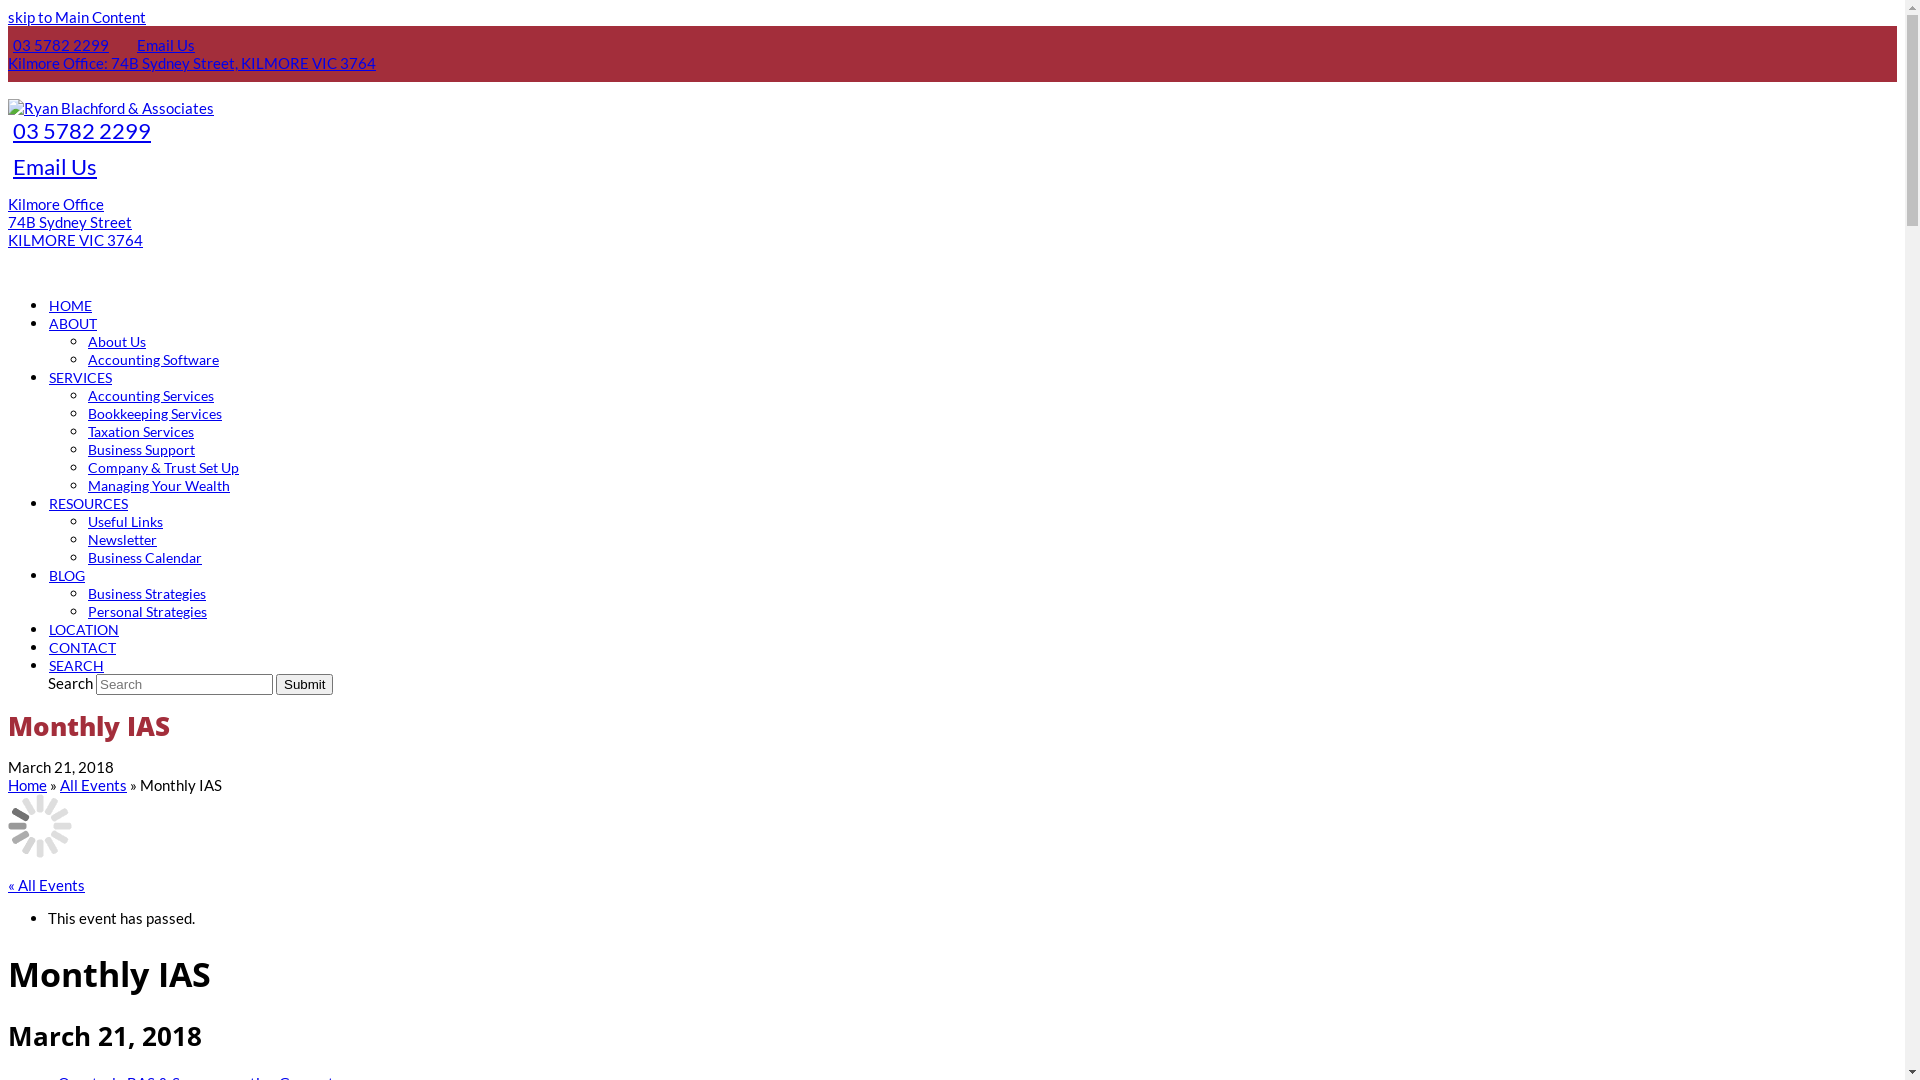 The width and height of the screenshot is (1920, 1080). What do you see at coordinates (192, 61) in the screenshot?
I see `'Kilmore Office: 74B Sydney Street, KILMORE VIC 3764'` at bounding box center [192, 61].